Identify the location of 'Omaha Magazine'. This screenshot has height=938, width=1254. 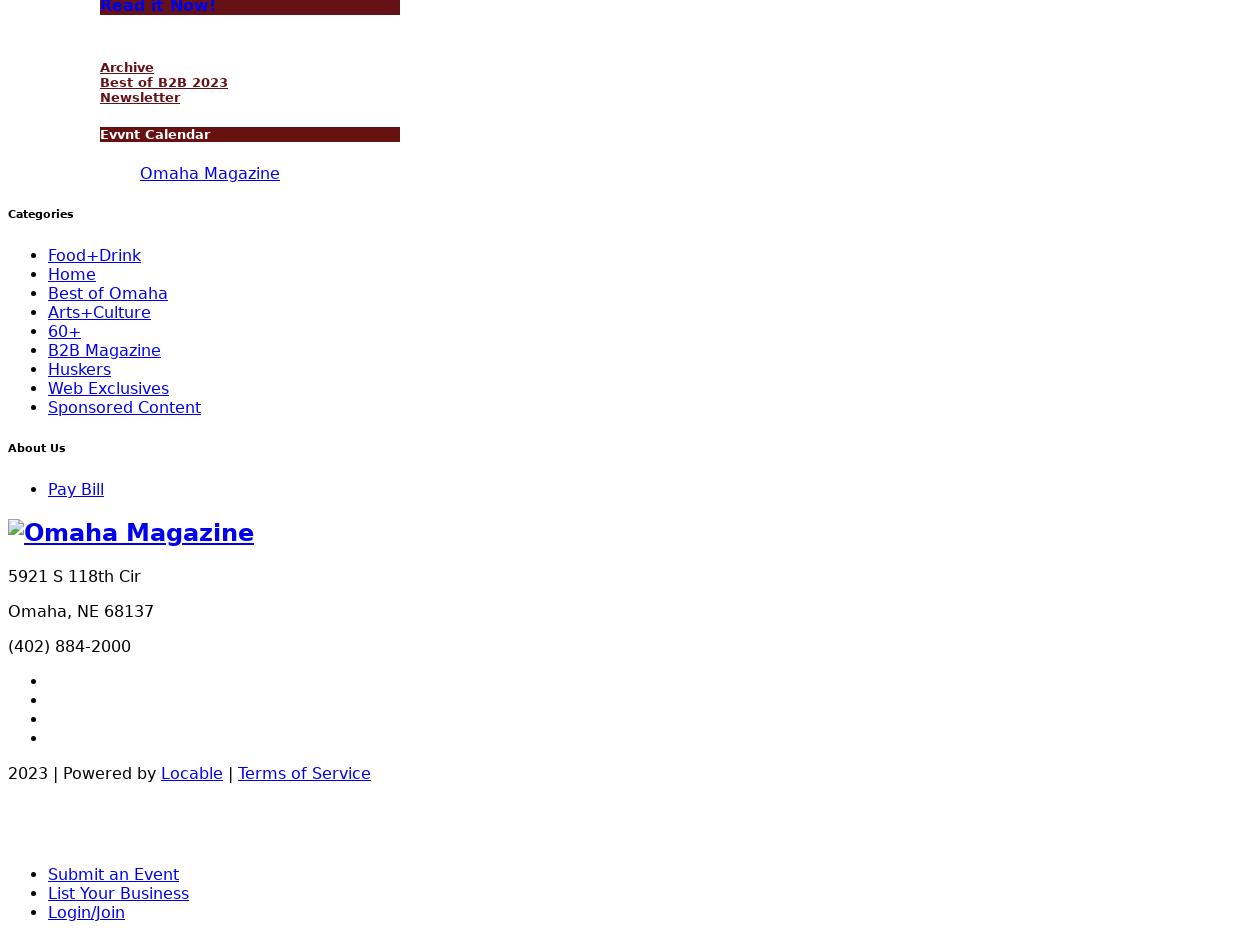
(210, 172).